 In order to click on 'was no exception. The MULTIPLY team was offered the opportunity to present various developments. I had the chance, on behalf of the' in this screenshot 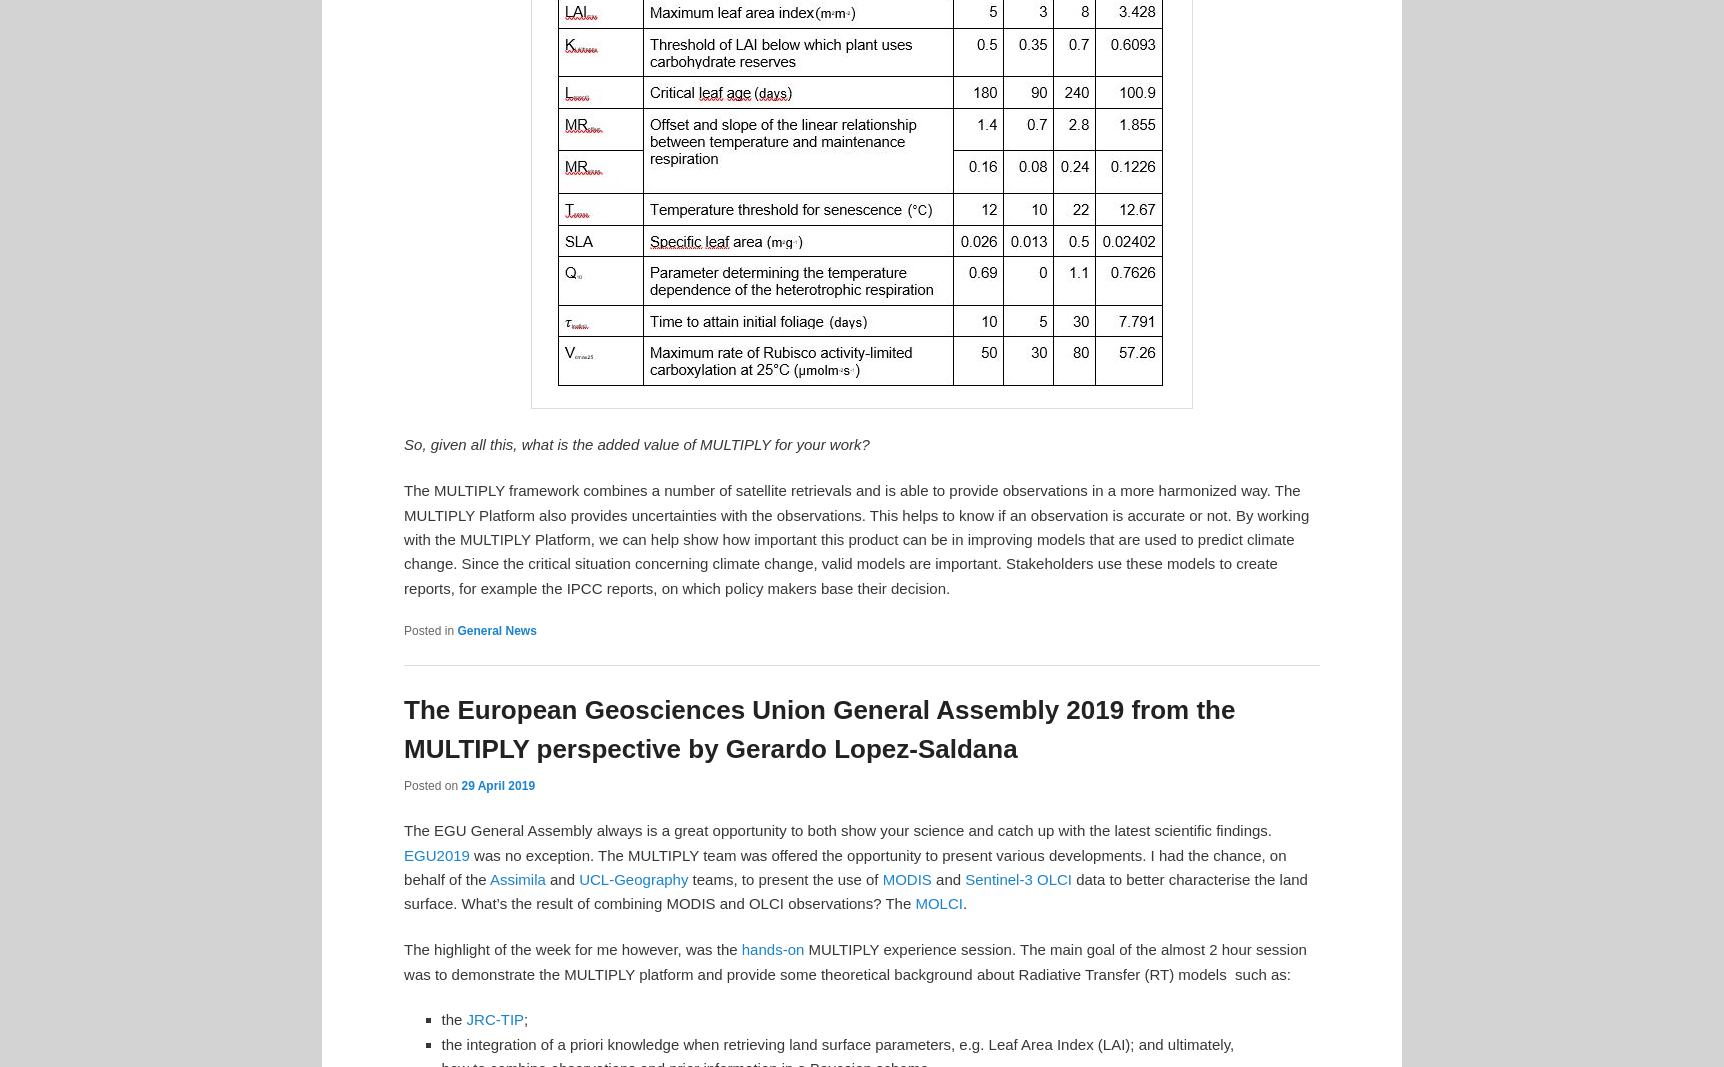, I will do `click(402, 866)`.